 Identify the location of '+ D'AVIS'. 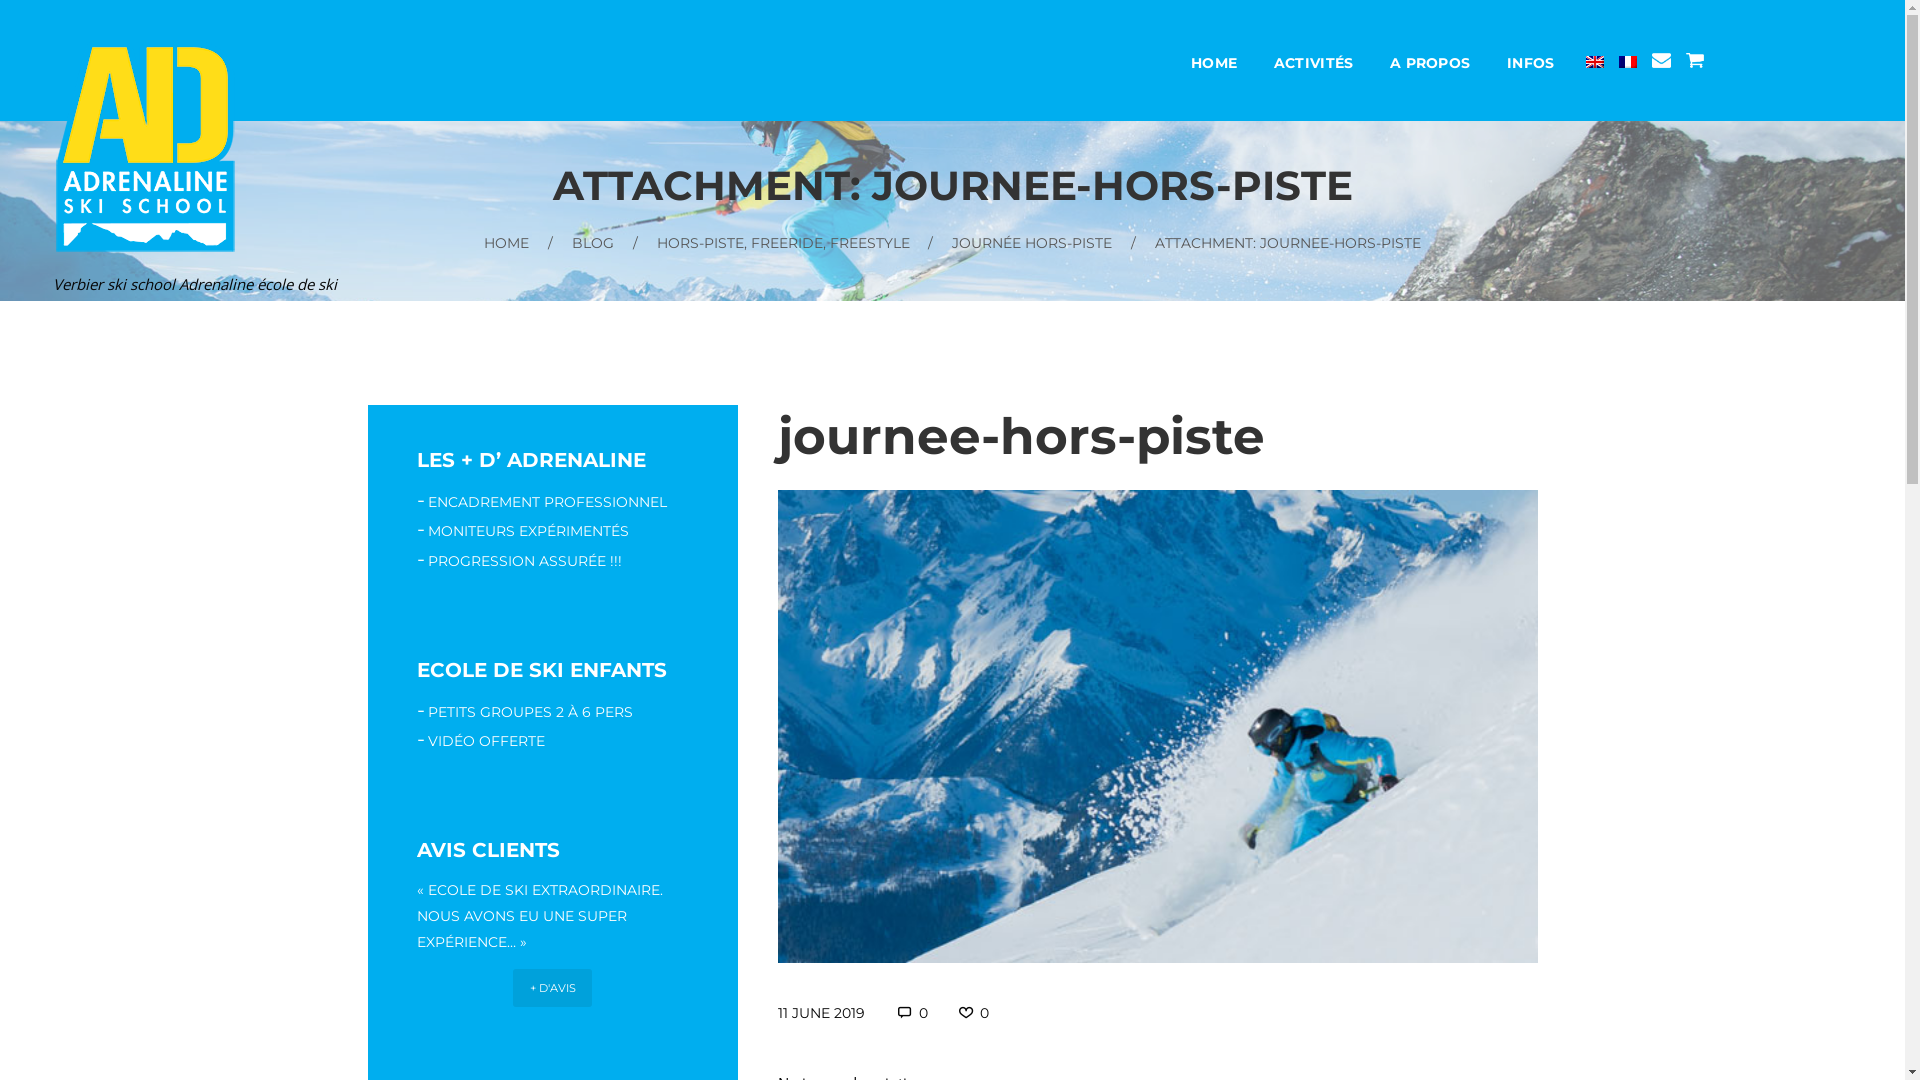
(513, 986).